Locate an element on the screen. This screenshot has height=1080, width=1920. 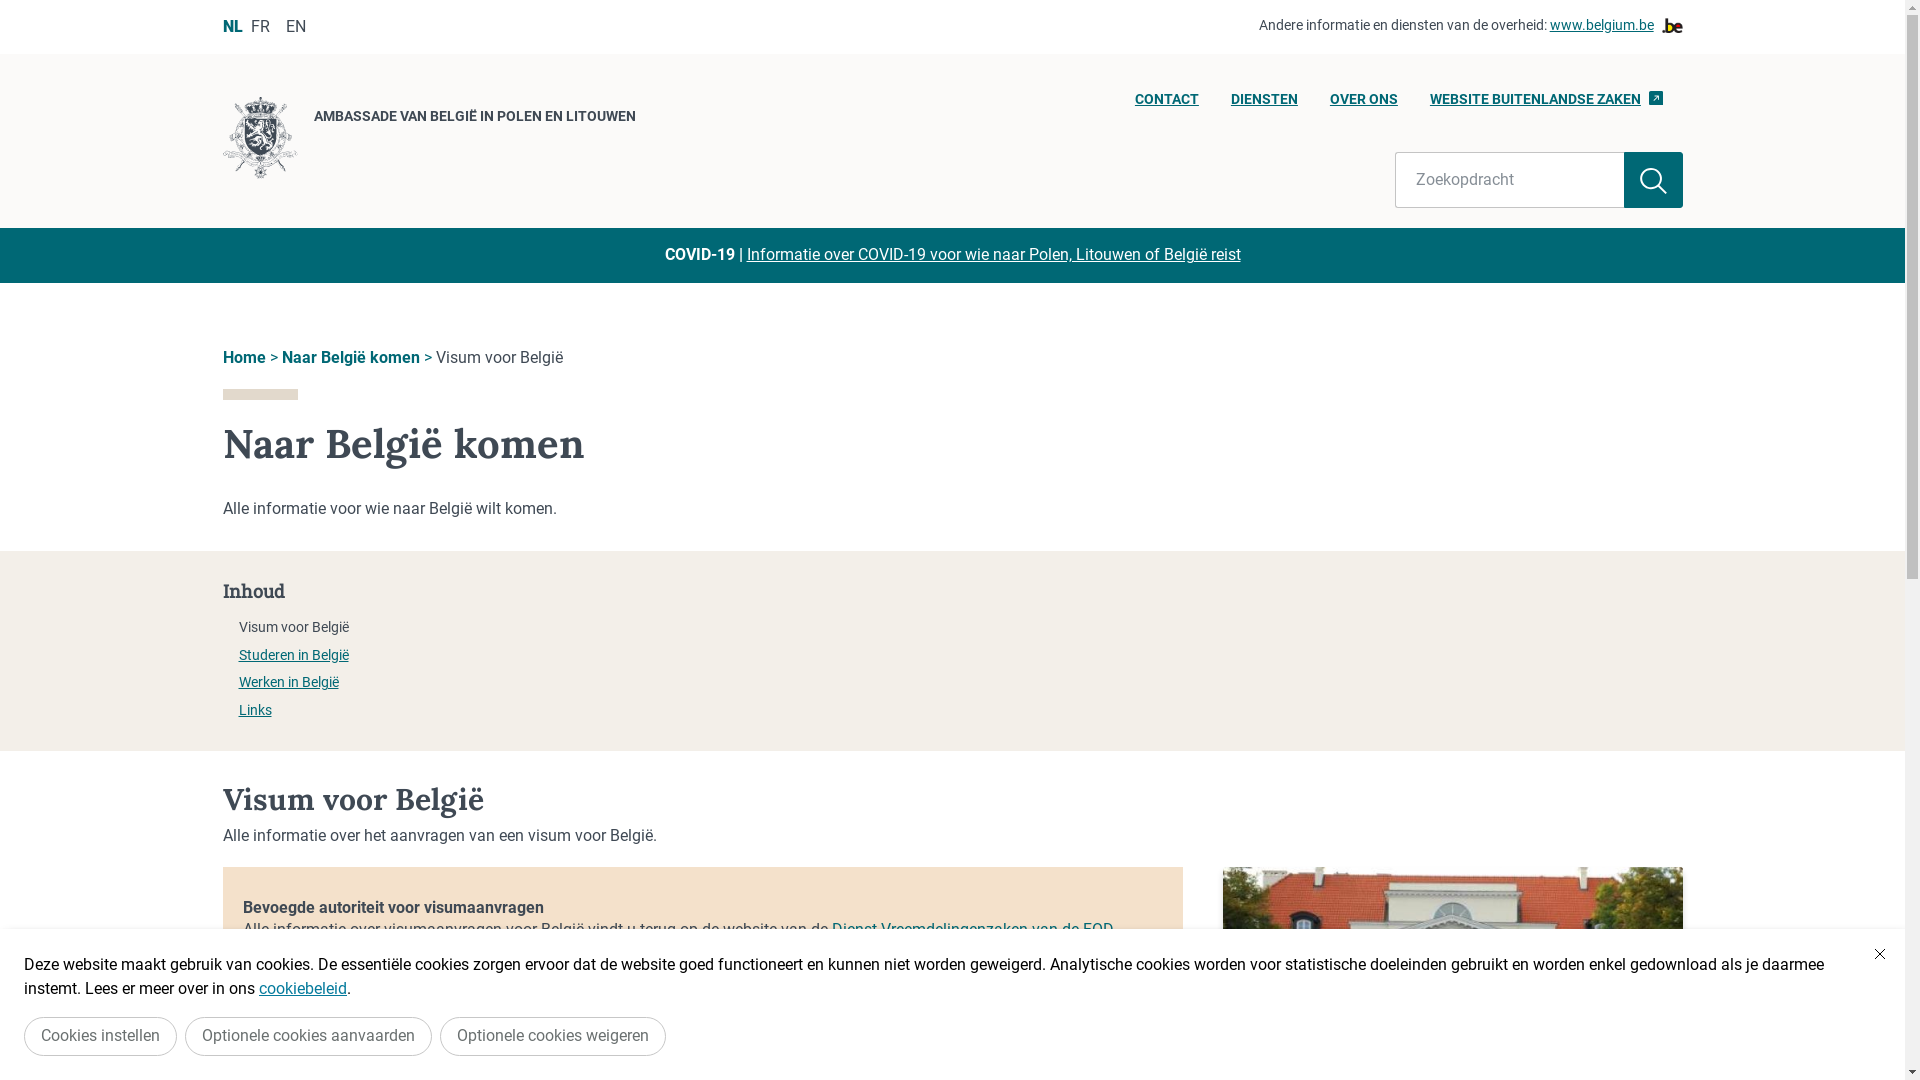
'Dienst Vreemdelingenzaken van de FOD Binnenlandse Zaken' is located at coordinates (677, 940).